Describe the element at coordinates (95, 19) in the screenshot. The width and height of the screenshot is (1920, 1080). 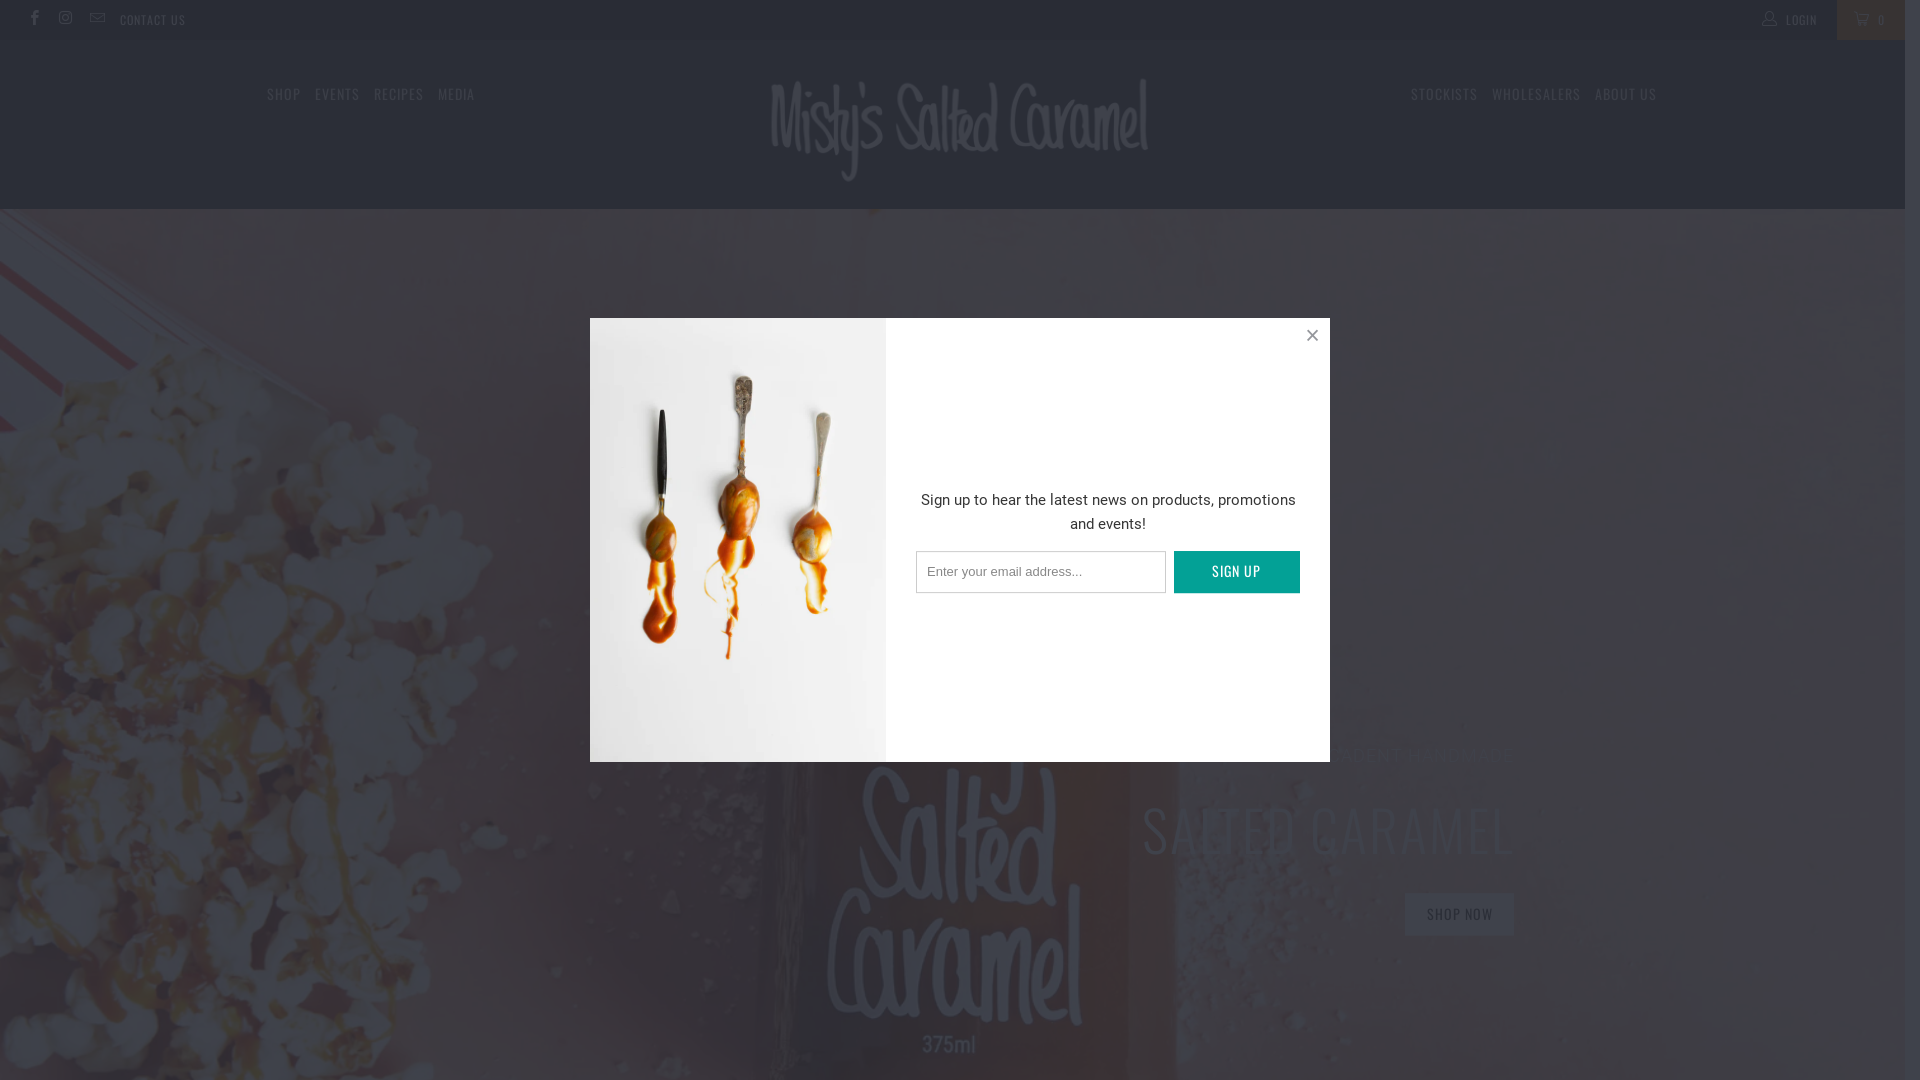
I see `'Email Misty's Salted Caramel'` at that location.